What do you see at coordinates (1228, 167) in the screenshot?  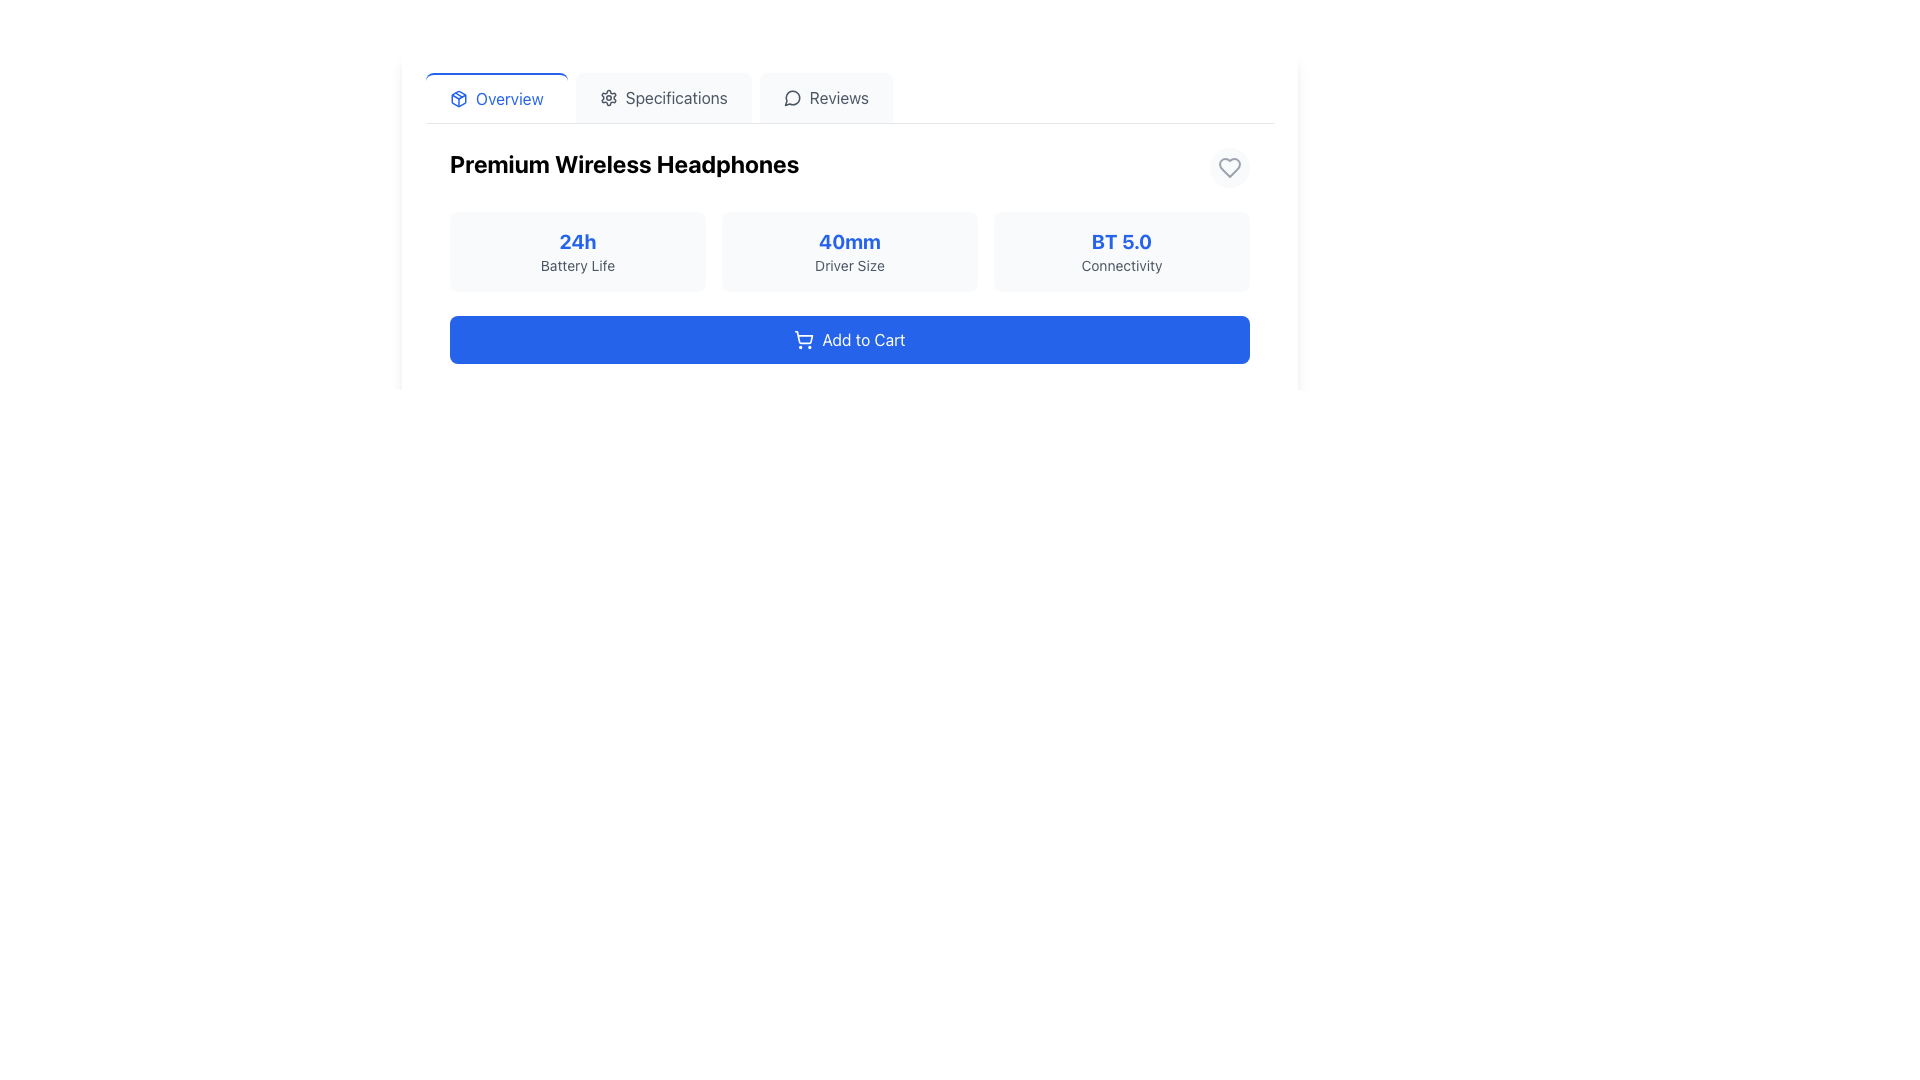 I see `the favorite or like icon located at the top-right corner of the interface` at bounding box center [1228, 167].